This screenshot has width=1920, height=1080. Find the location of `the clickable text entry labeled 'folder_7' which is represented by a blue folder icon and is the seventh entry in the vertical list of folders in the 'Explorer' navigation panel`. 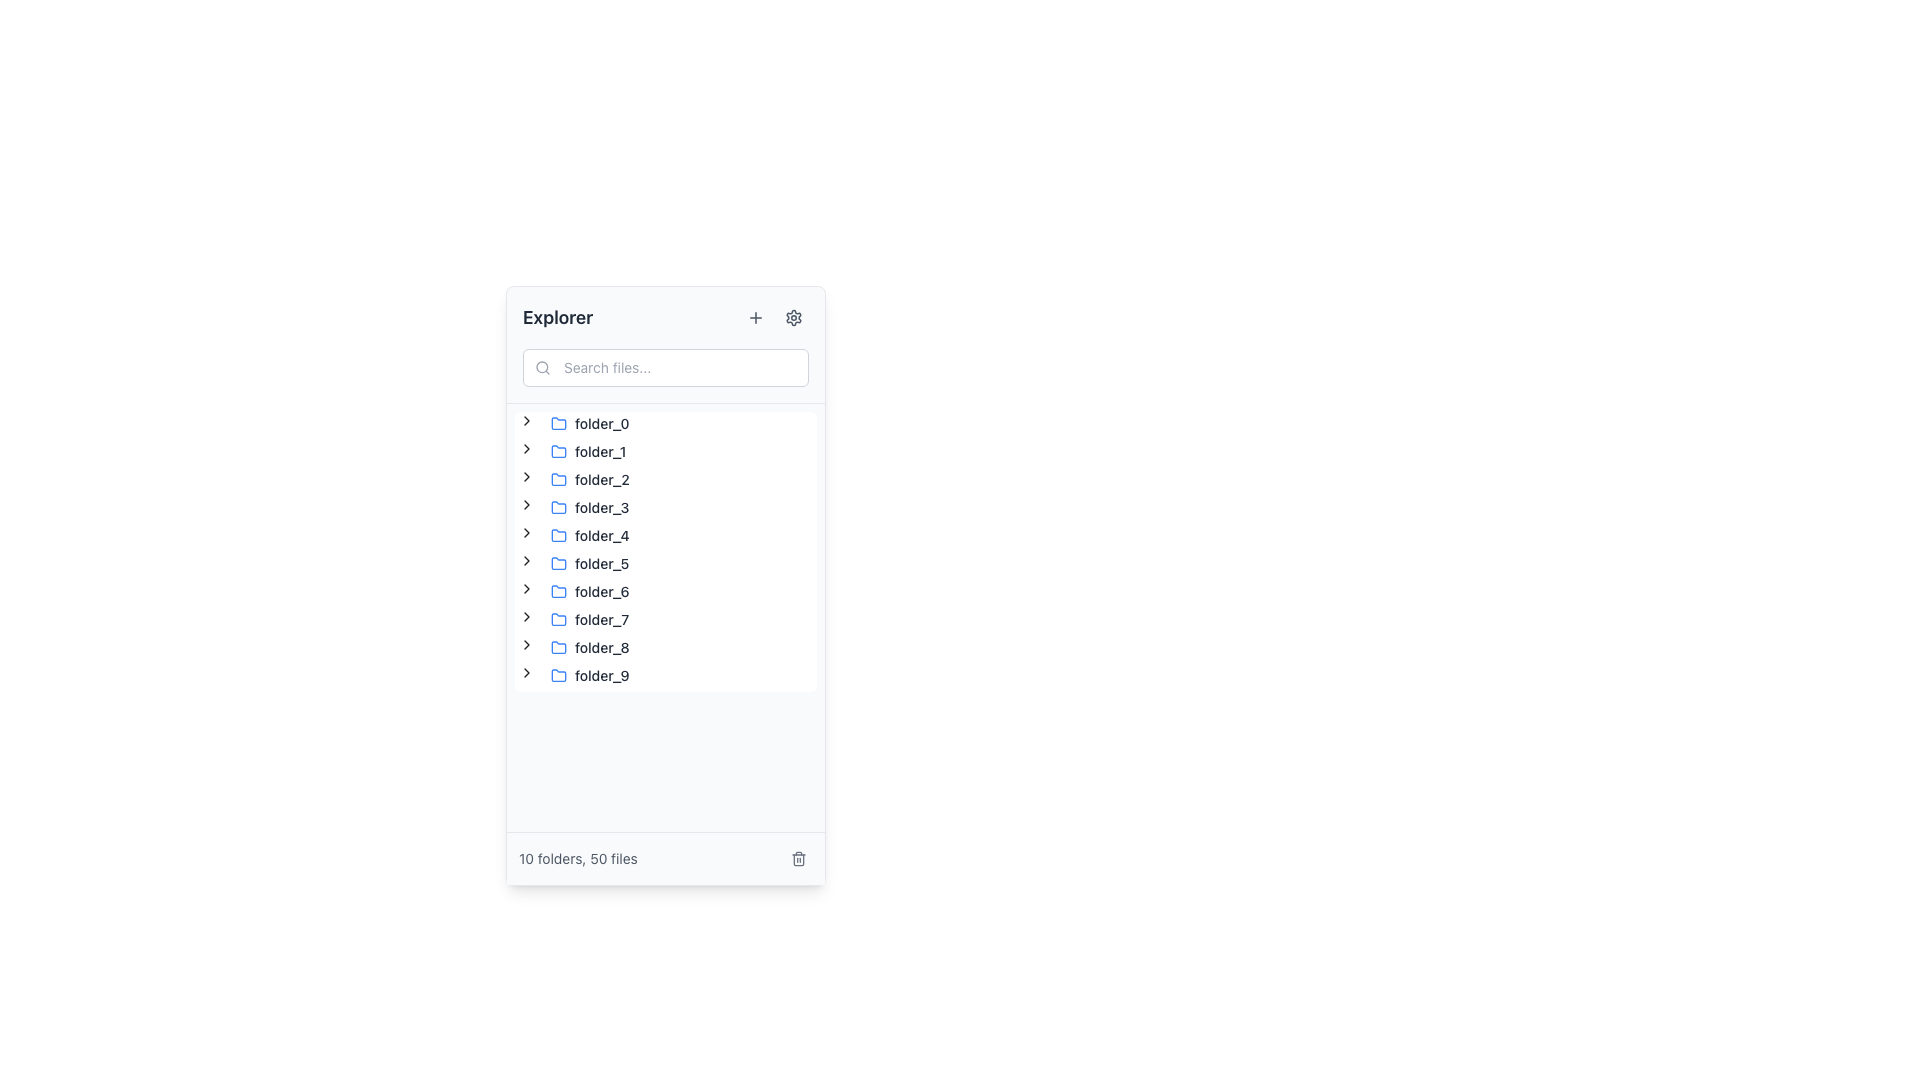

the clickable text entry labeled 'folder_7' which is represented by a blue folder icon and is the seventh entry in the vertical list of folders in the 'Explorer' navigation panel is located at coordinates (589, 619).